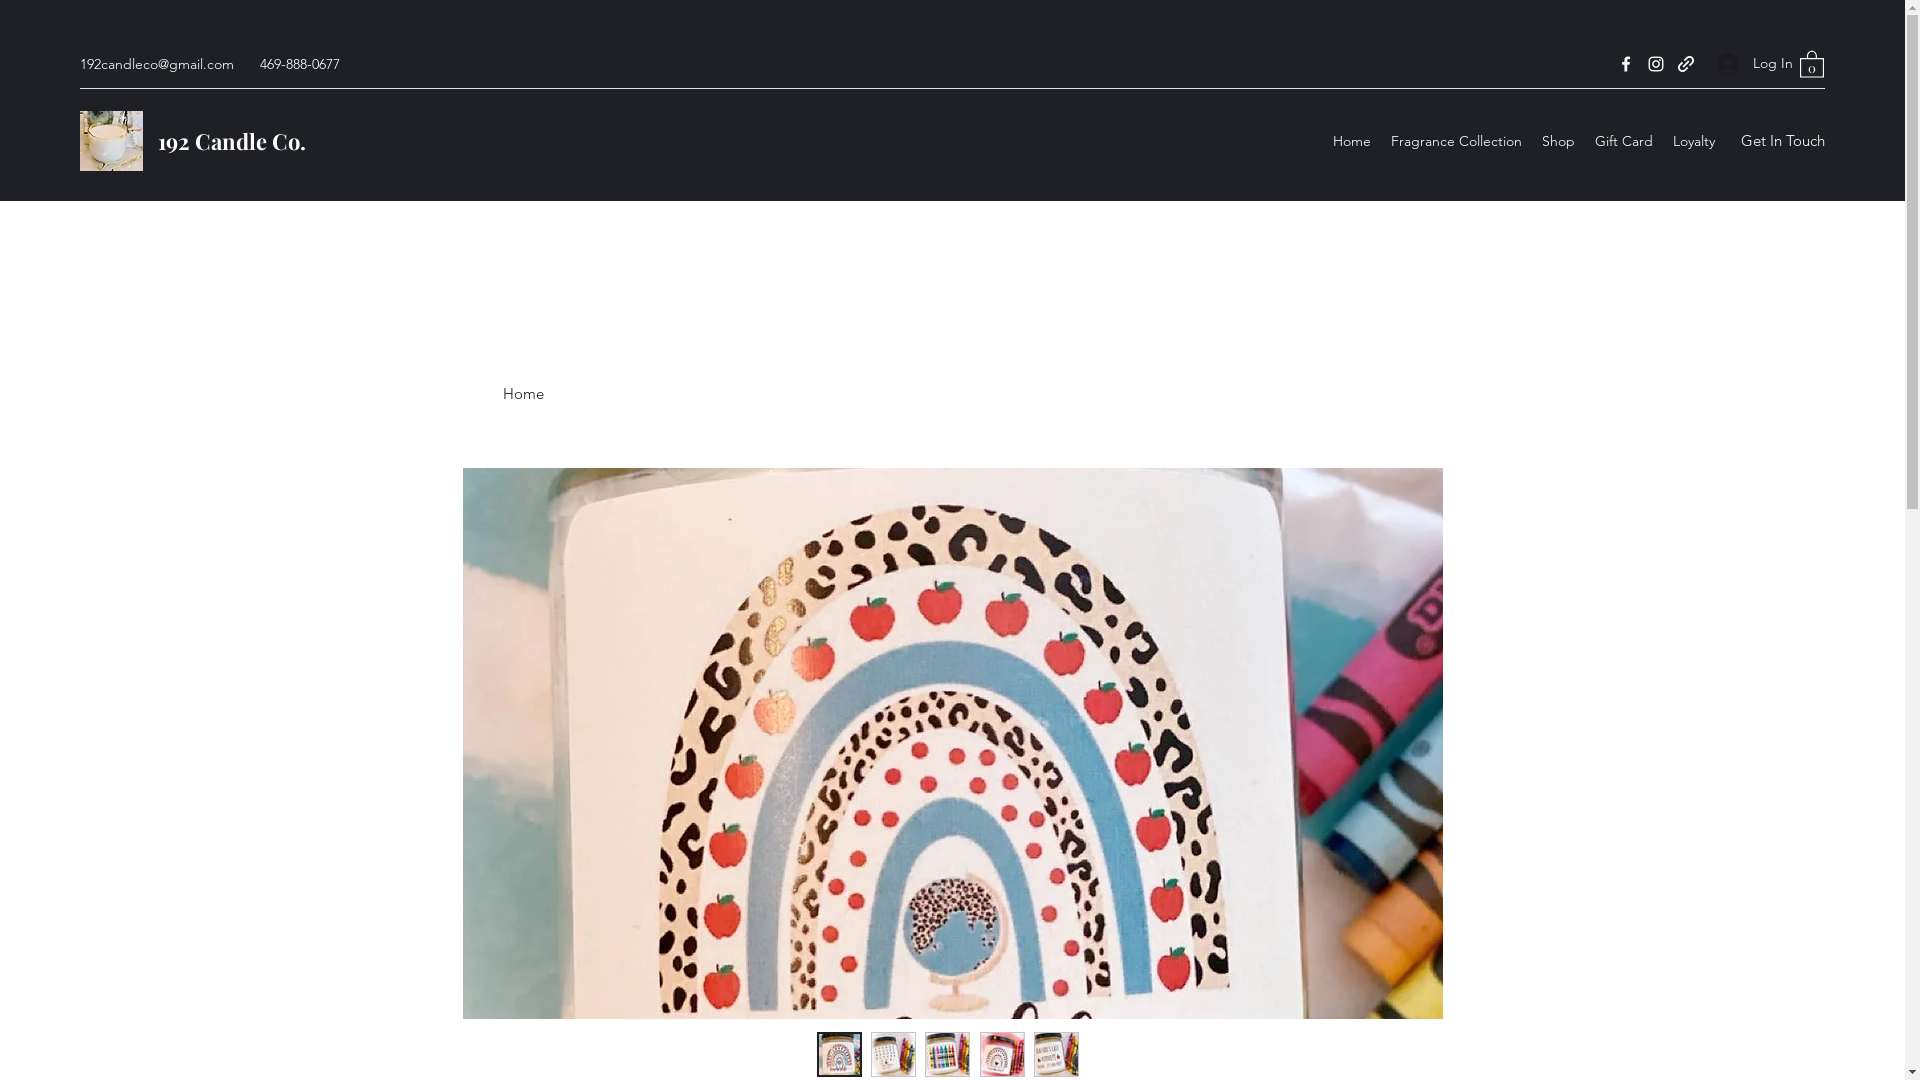  What do you see at coordinates (231, 140) in the screenshot?
I see `'192 Candle Co.'` at bounding box center [231, 140].